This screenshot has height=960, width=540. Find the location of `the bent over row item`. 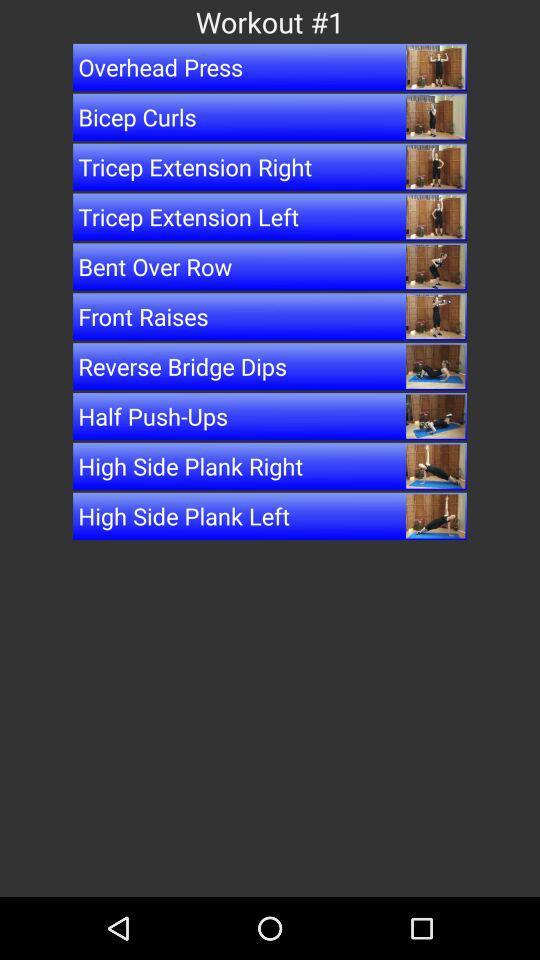

the bent over row item is located at coordinates (270, 265).